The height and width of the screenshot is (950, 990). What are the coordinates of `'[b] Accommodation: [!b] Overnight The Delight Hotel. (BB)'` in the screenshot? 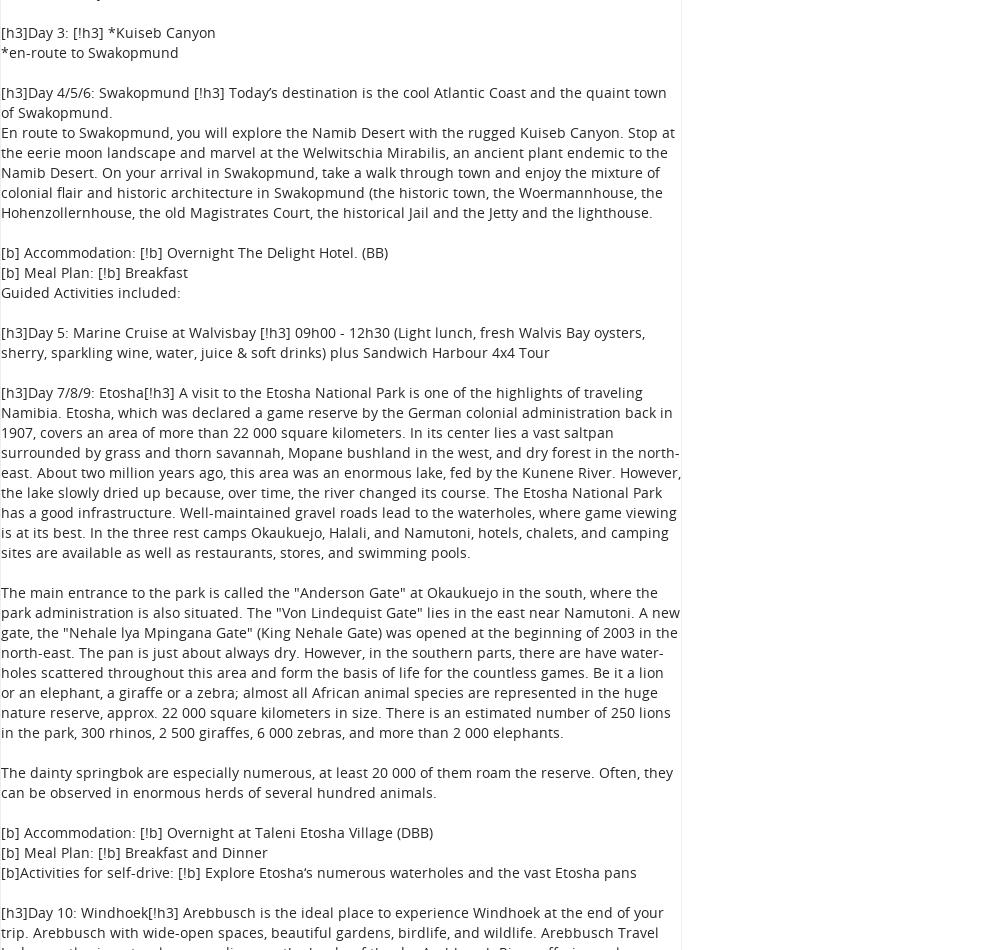 It's located at (0, 251).